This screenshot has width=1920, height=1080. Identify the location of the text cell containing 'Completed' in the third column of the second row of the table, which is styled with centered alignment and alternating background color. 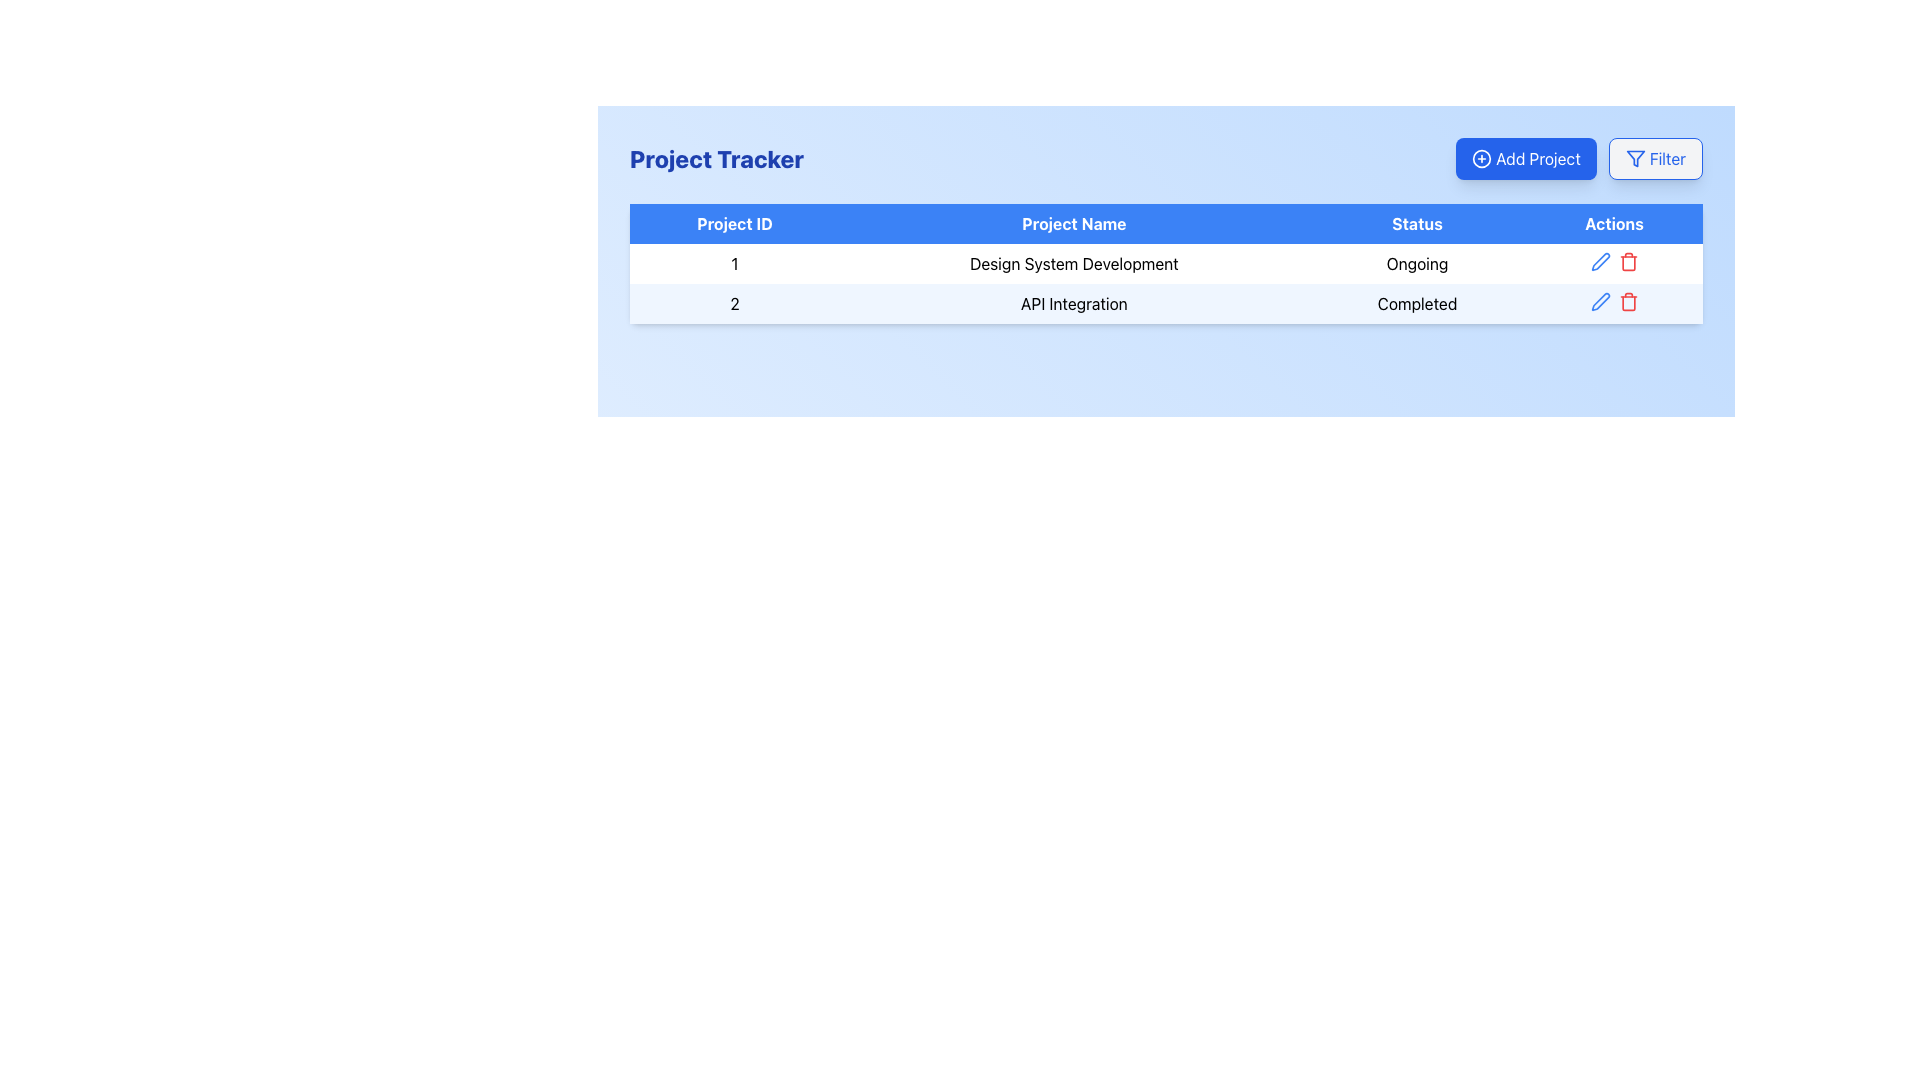
(1416, 304).